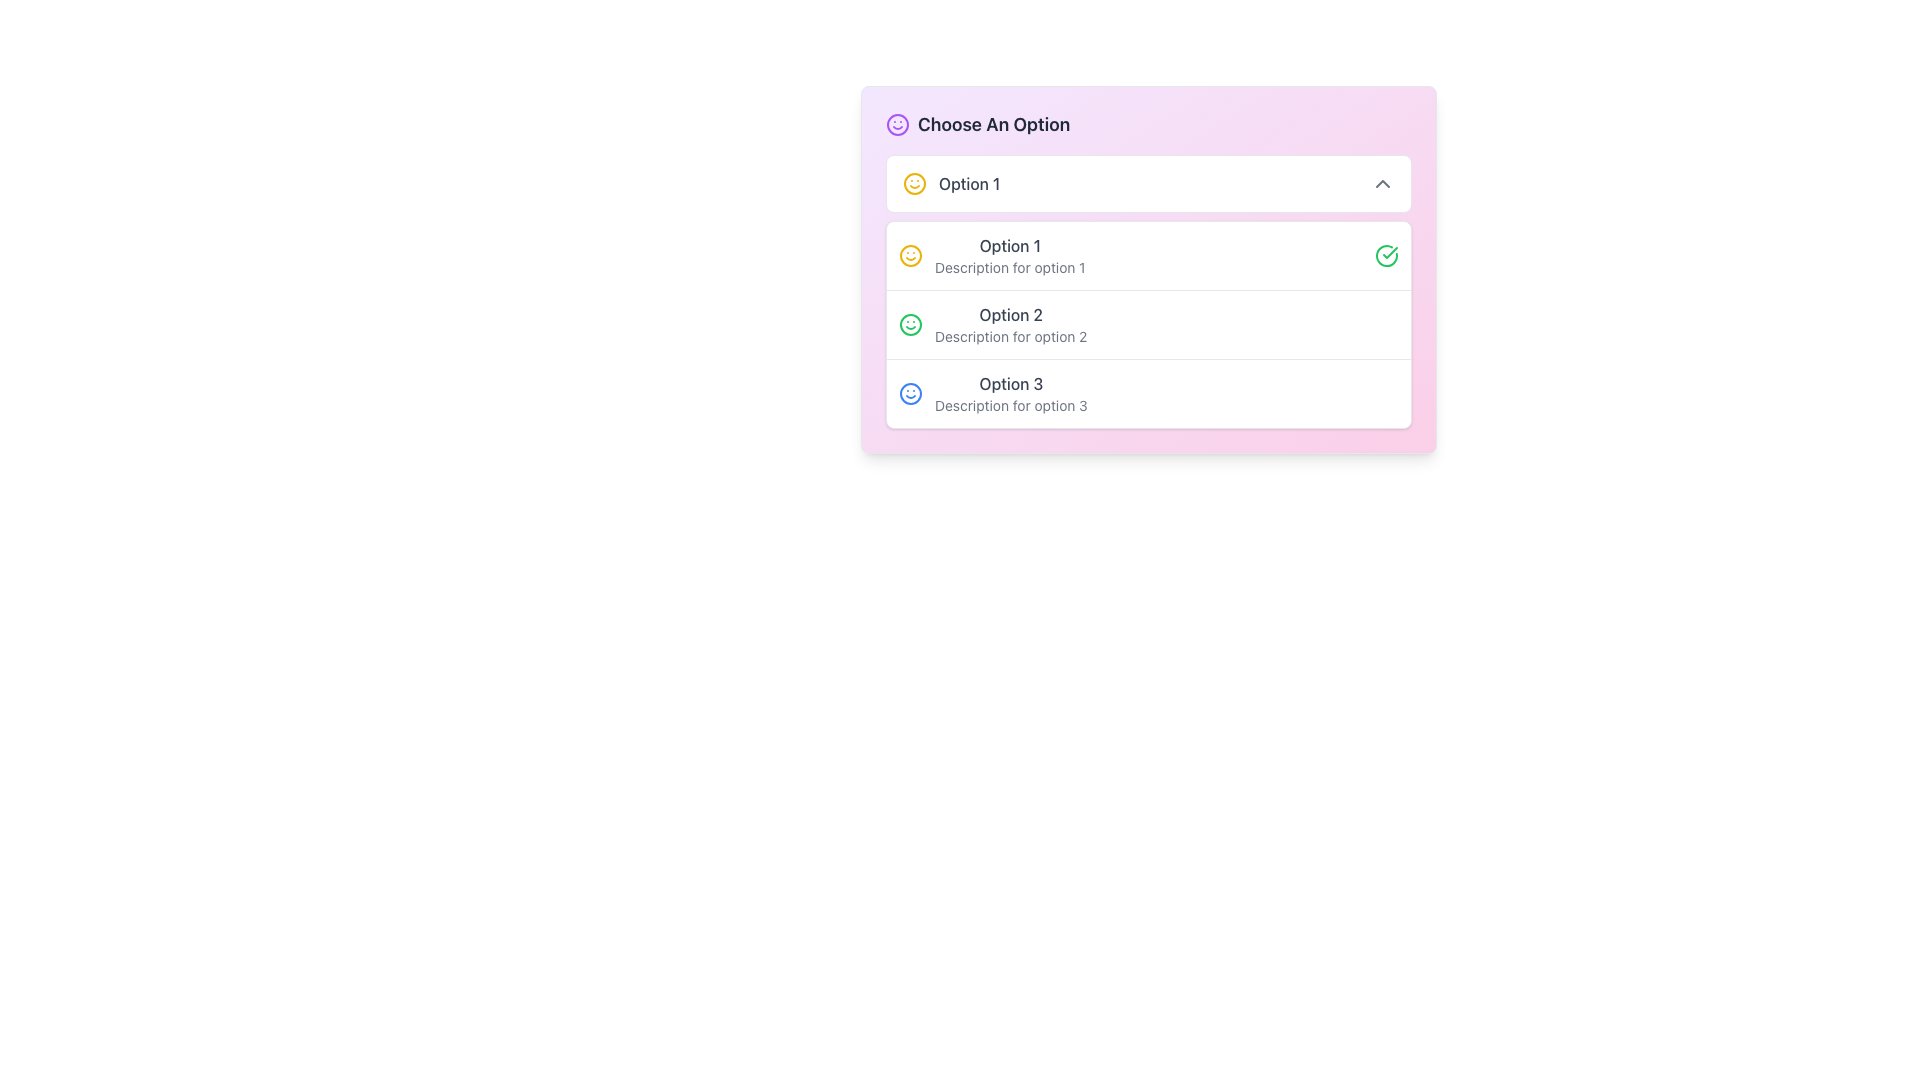  Describe the element at coordinates (910, 254) in the screenshot. I see `the yellow circular element that is part of the smiley-face icon located at the top-left of the interface` at that location.